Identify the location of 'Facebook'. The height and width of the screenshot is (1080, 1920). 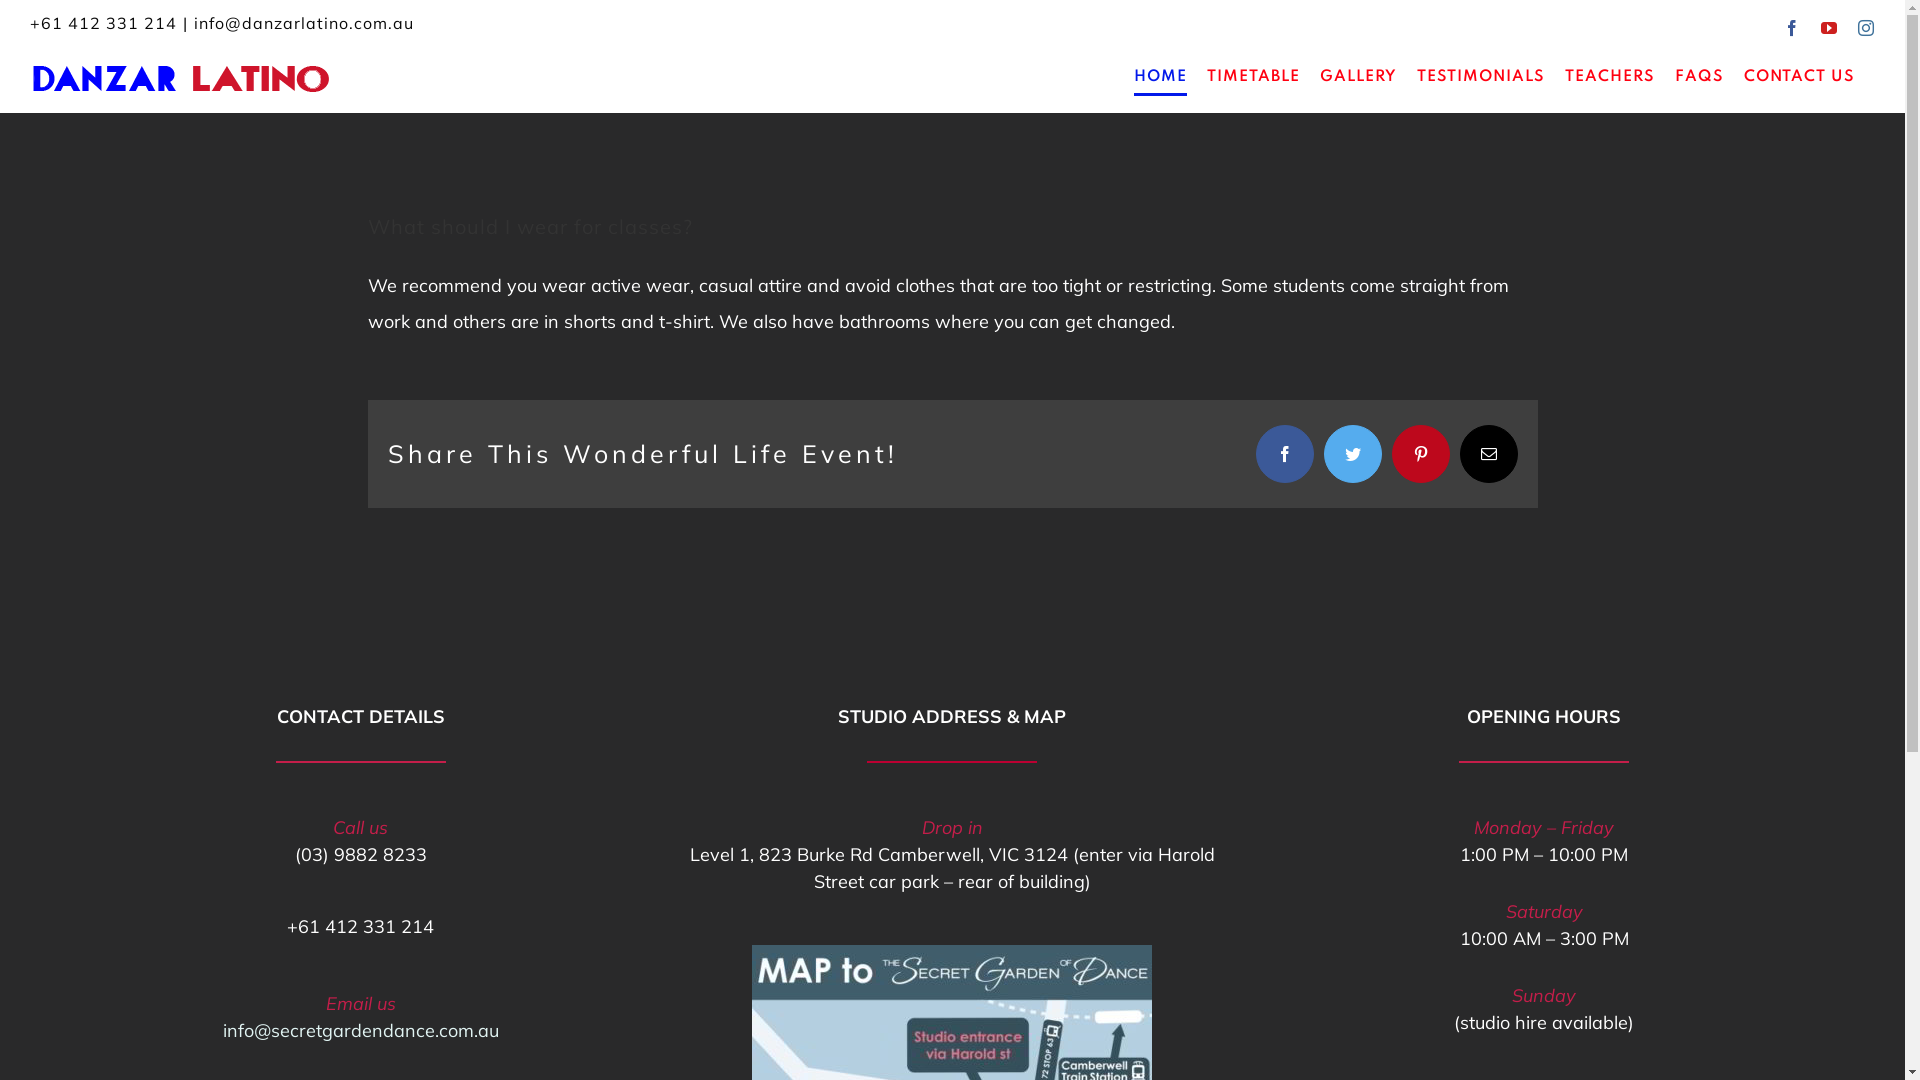
(1255, 454).